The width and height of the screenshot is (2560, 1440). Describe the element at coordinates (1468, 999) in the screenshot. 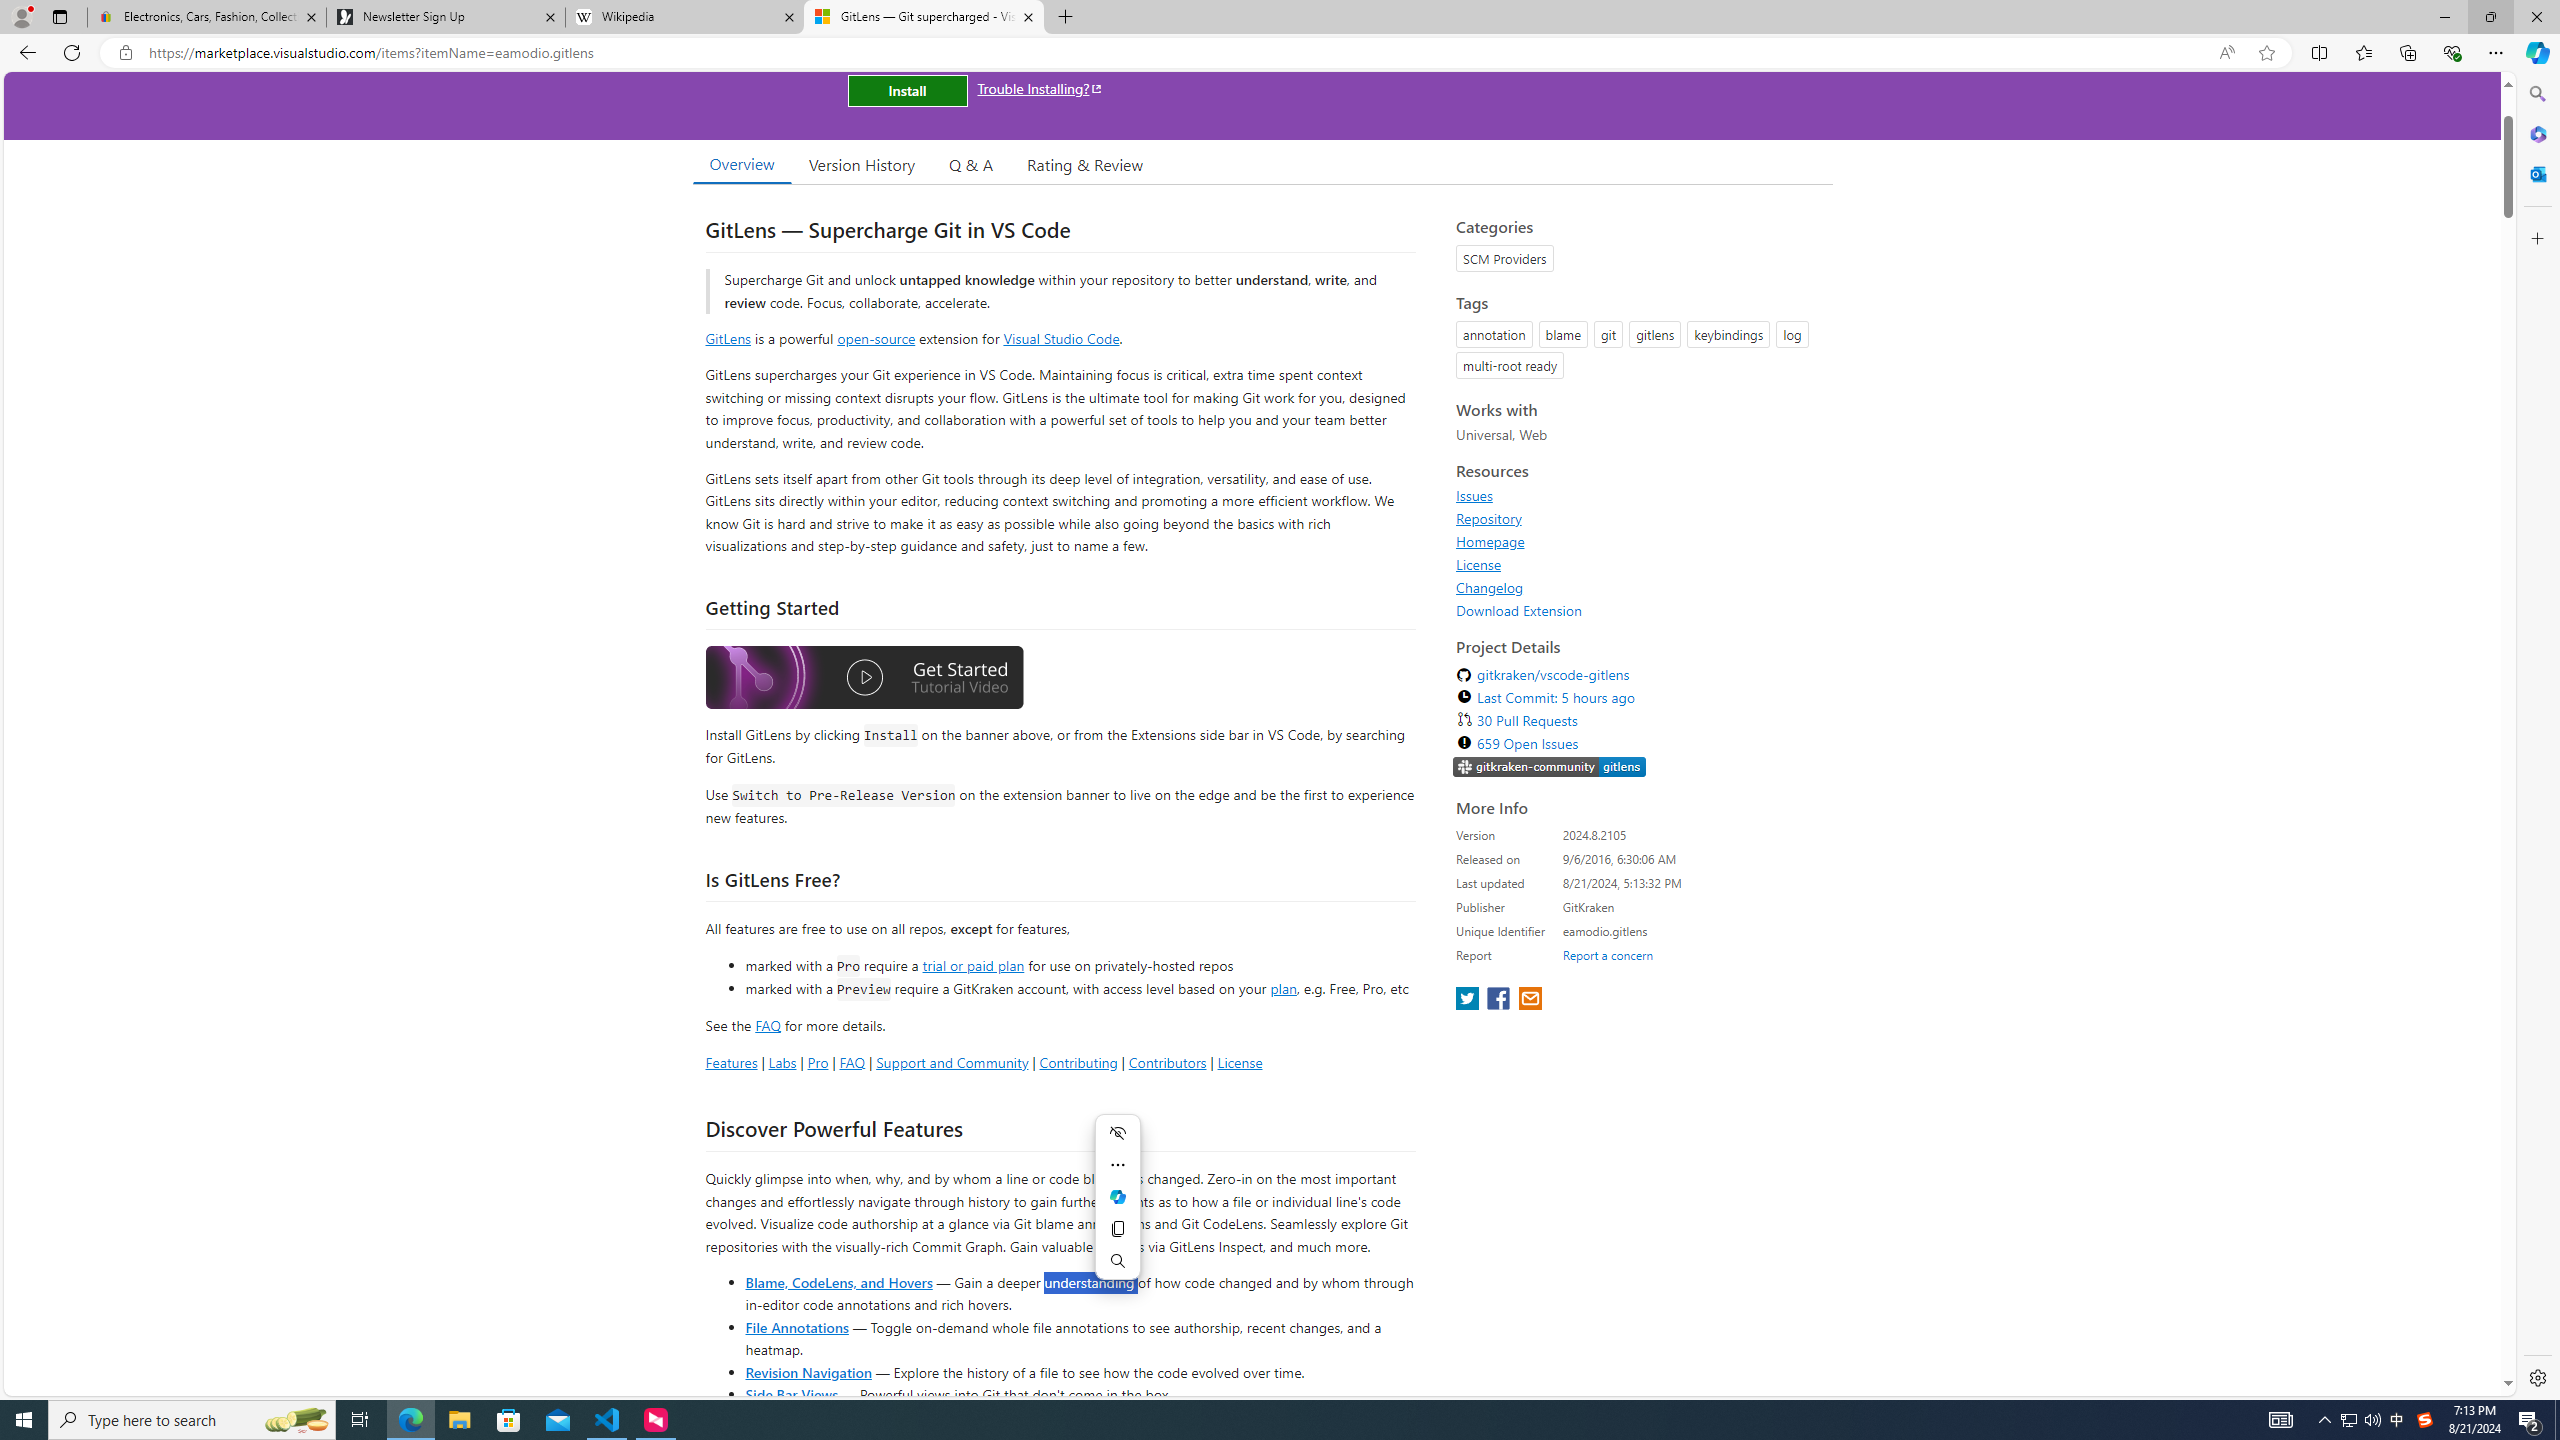

I see `'share extension on twitter'` at that location.